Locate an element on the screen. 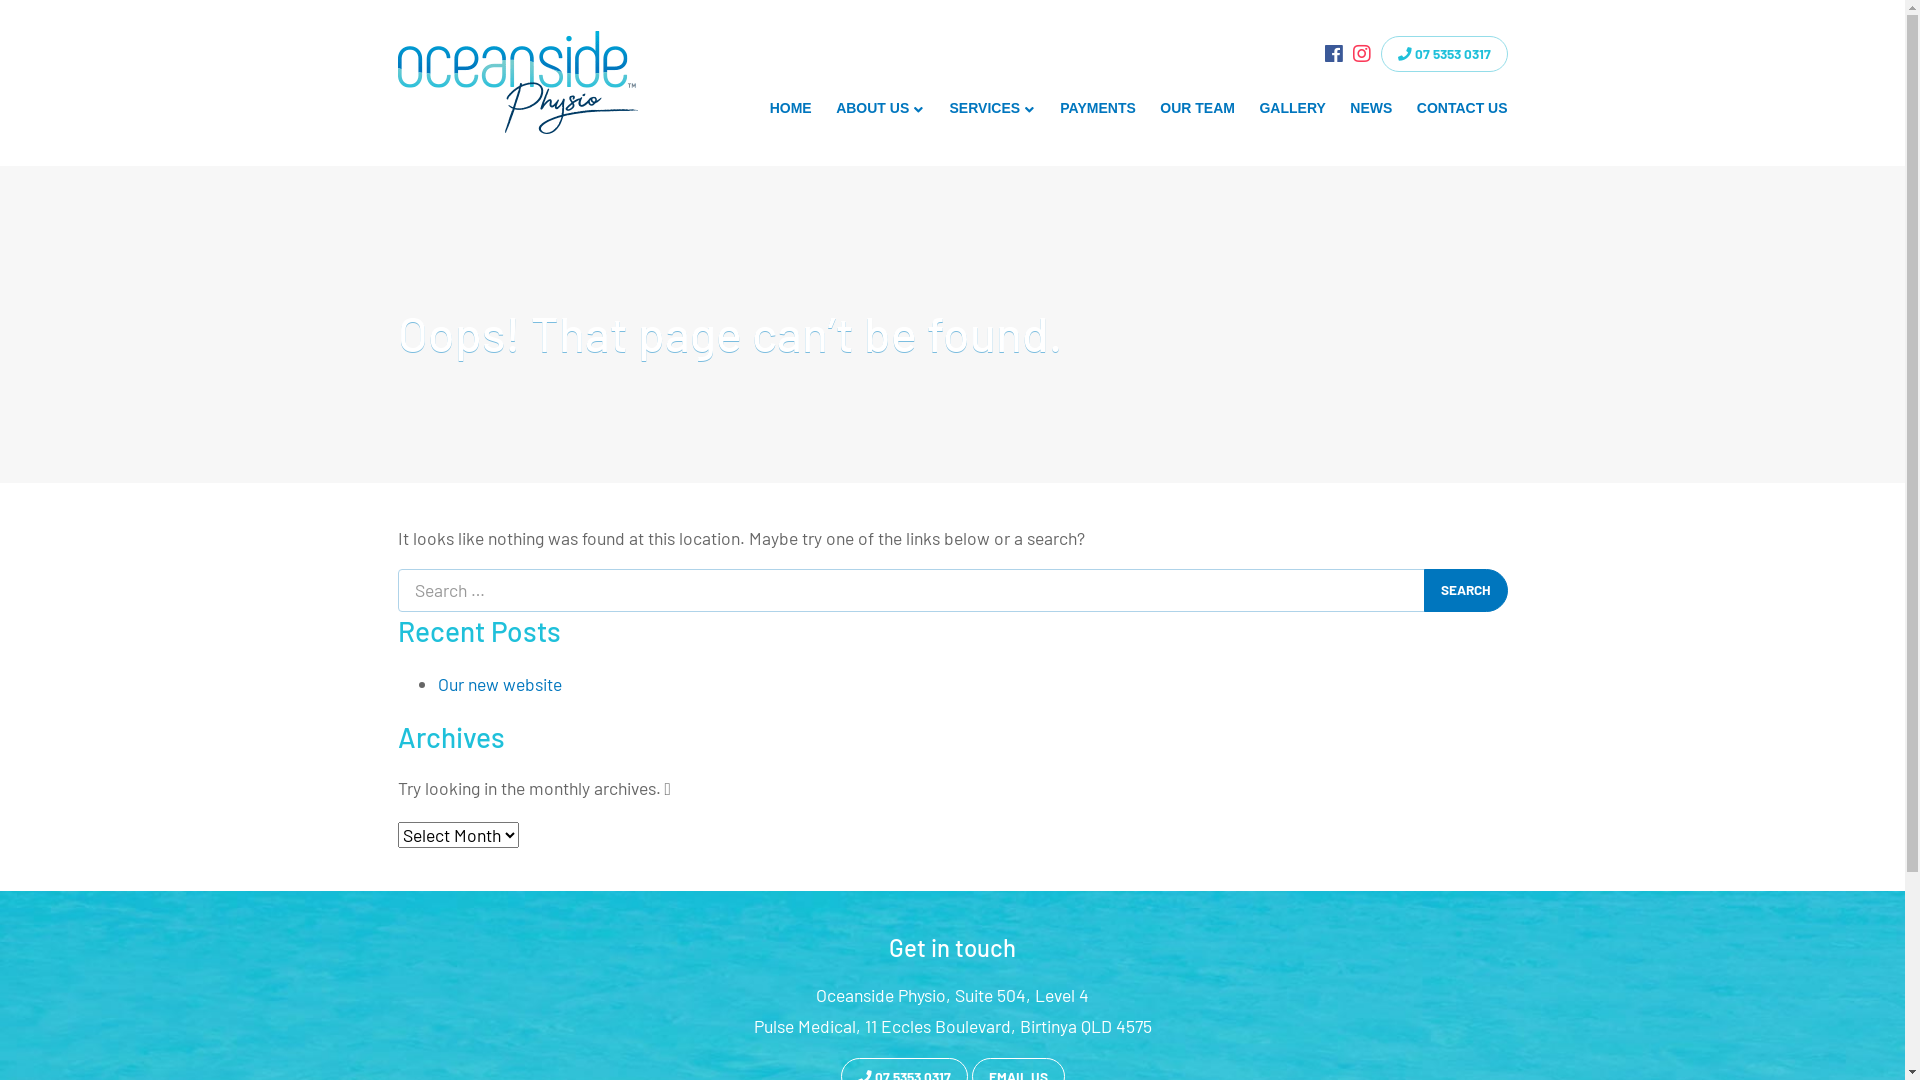 This screenshot has width=1920, height=1080. 'HOME' is located at coordinates (756, 108).